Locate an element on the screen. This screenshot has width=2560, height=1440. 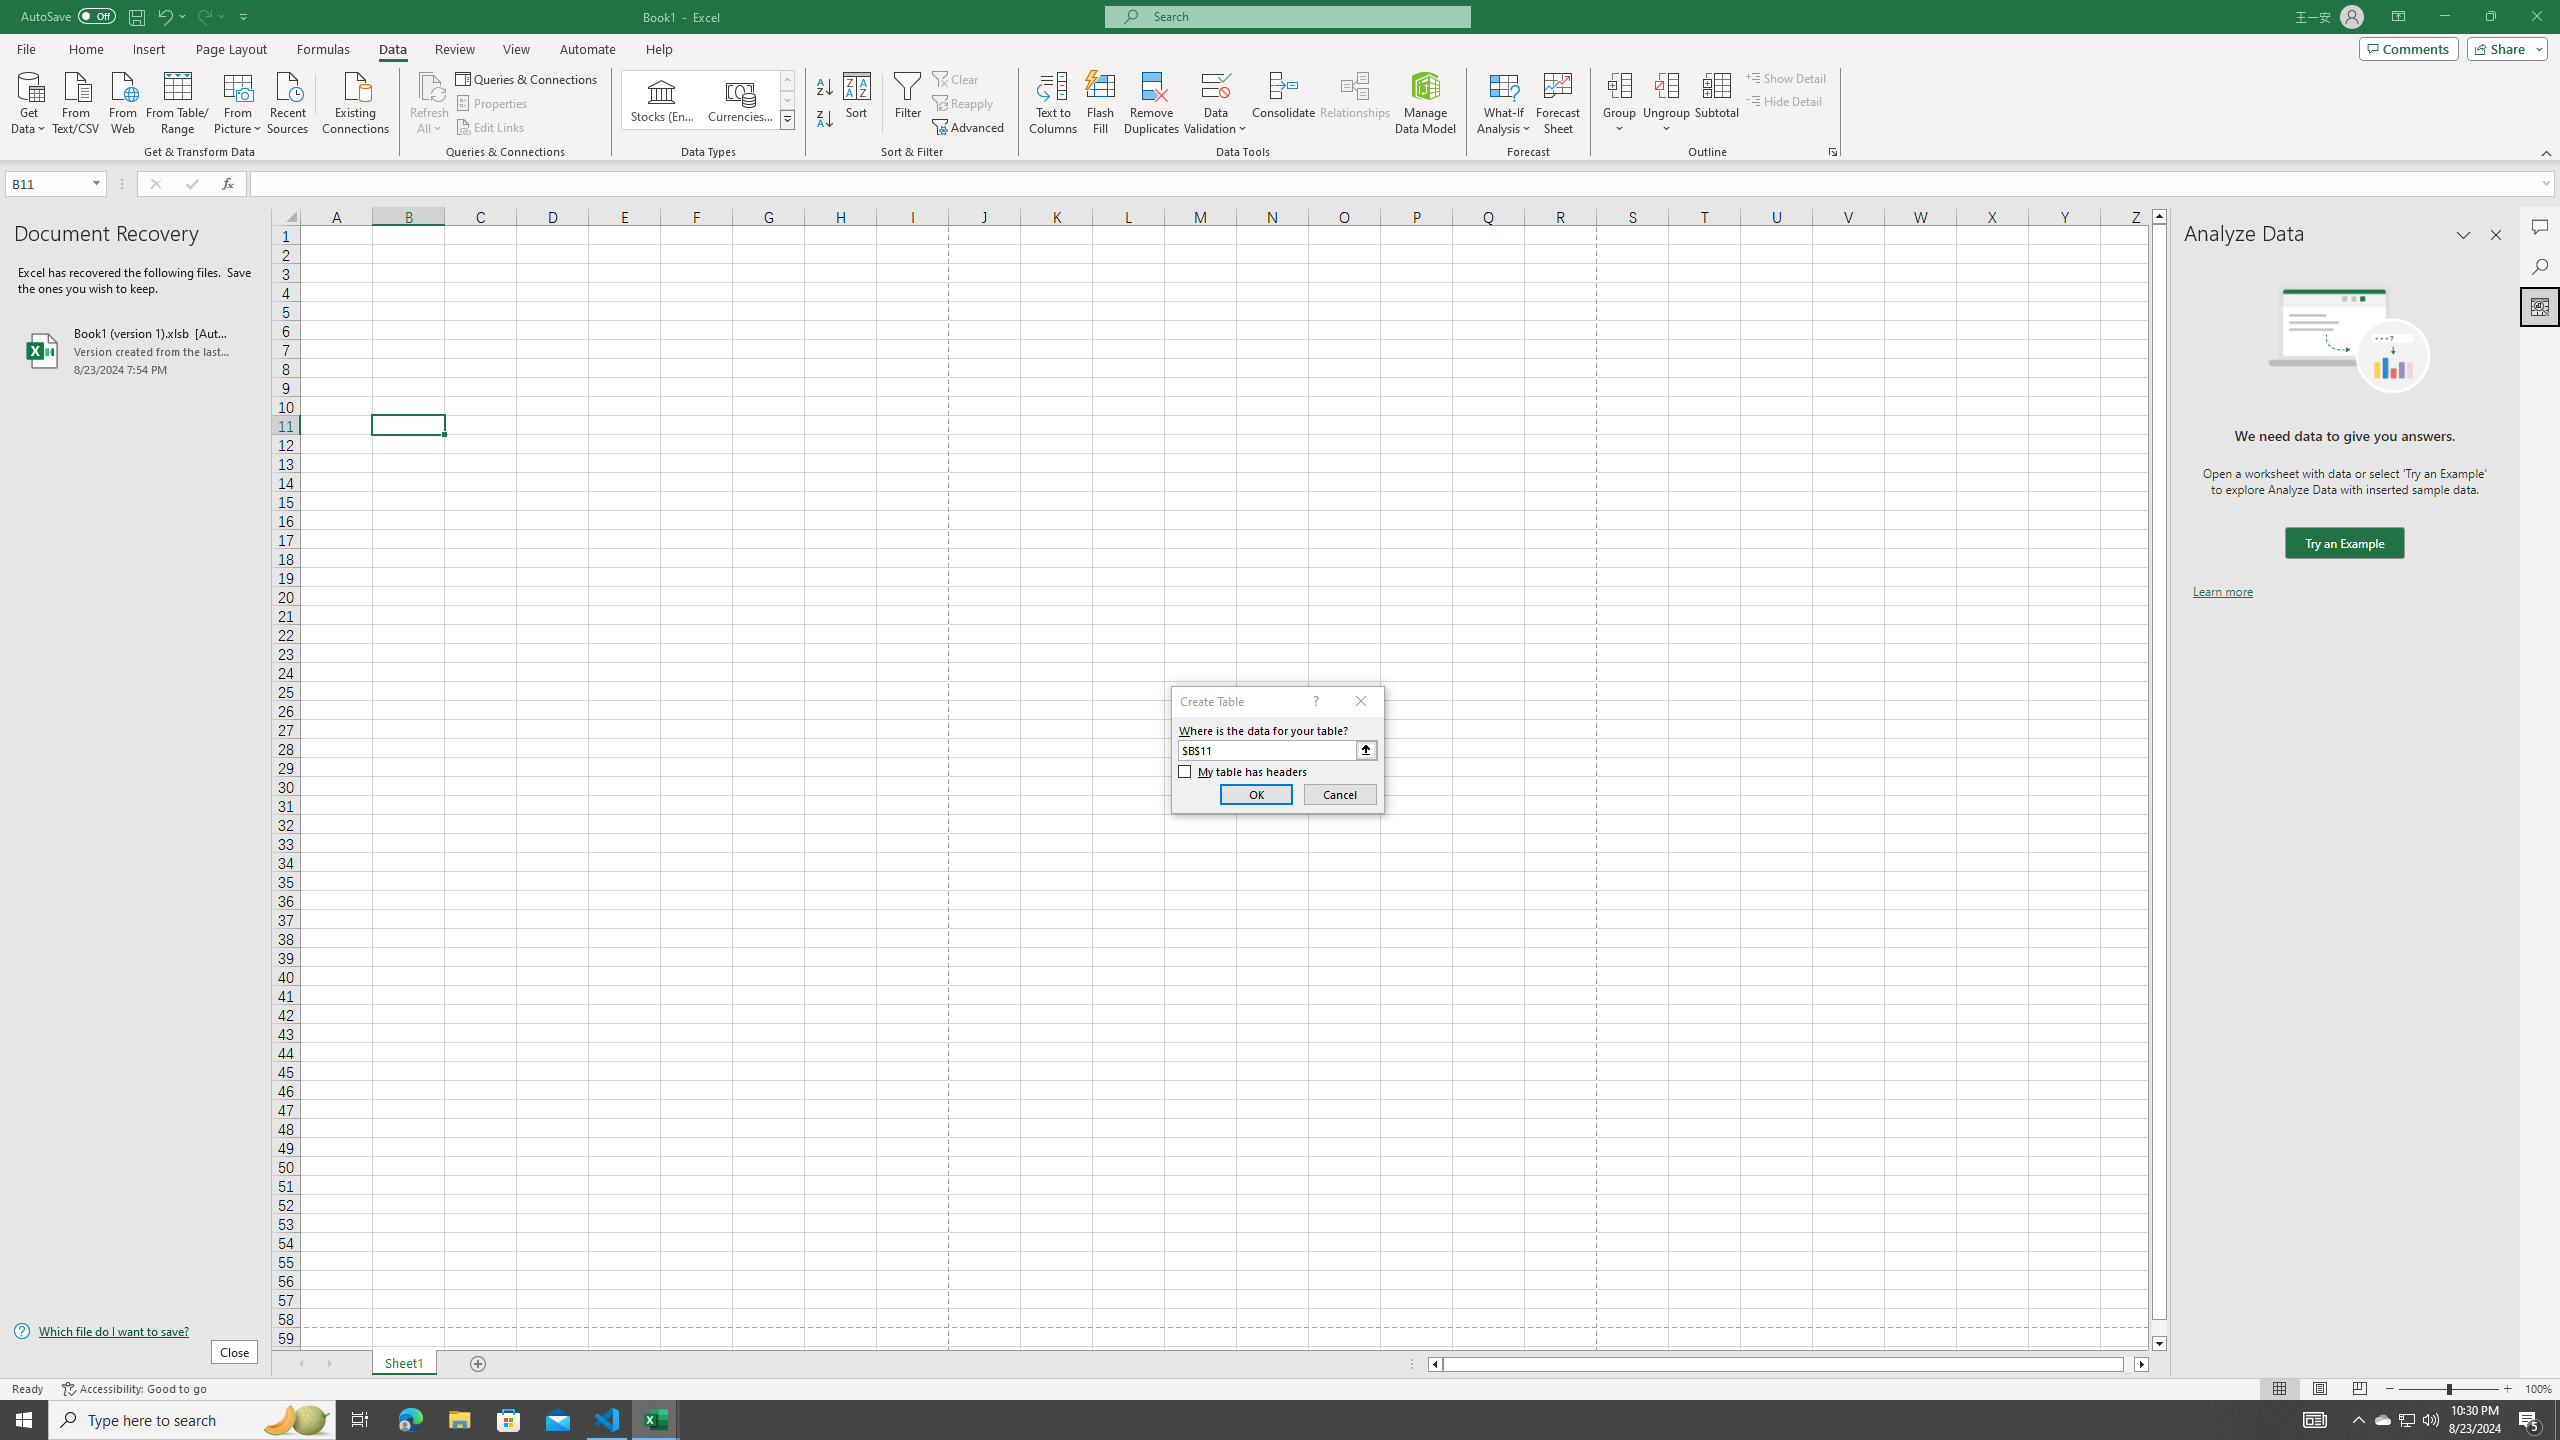
'Relationships' is located at coordinates (1354, 103).